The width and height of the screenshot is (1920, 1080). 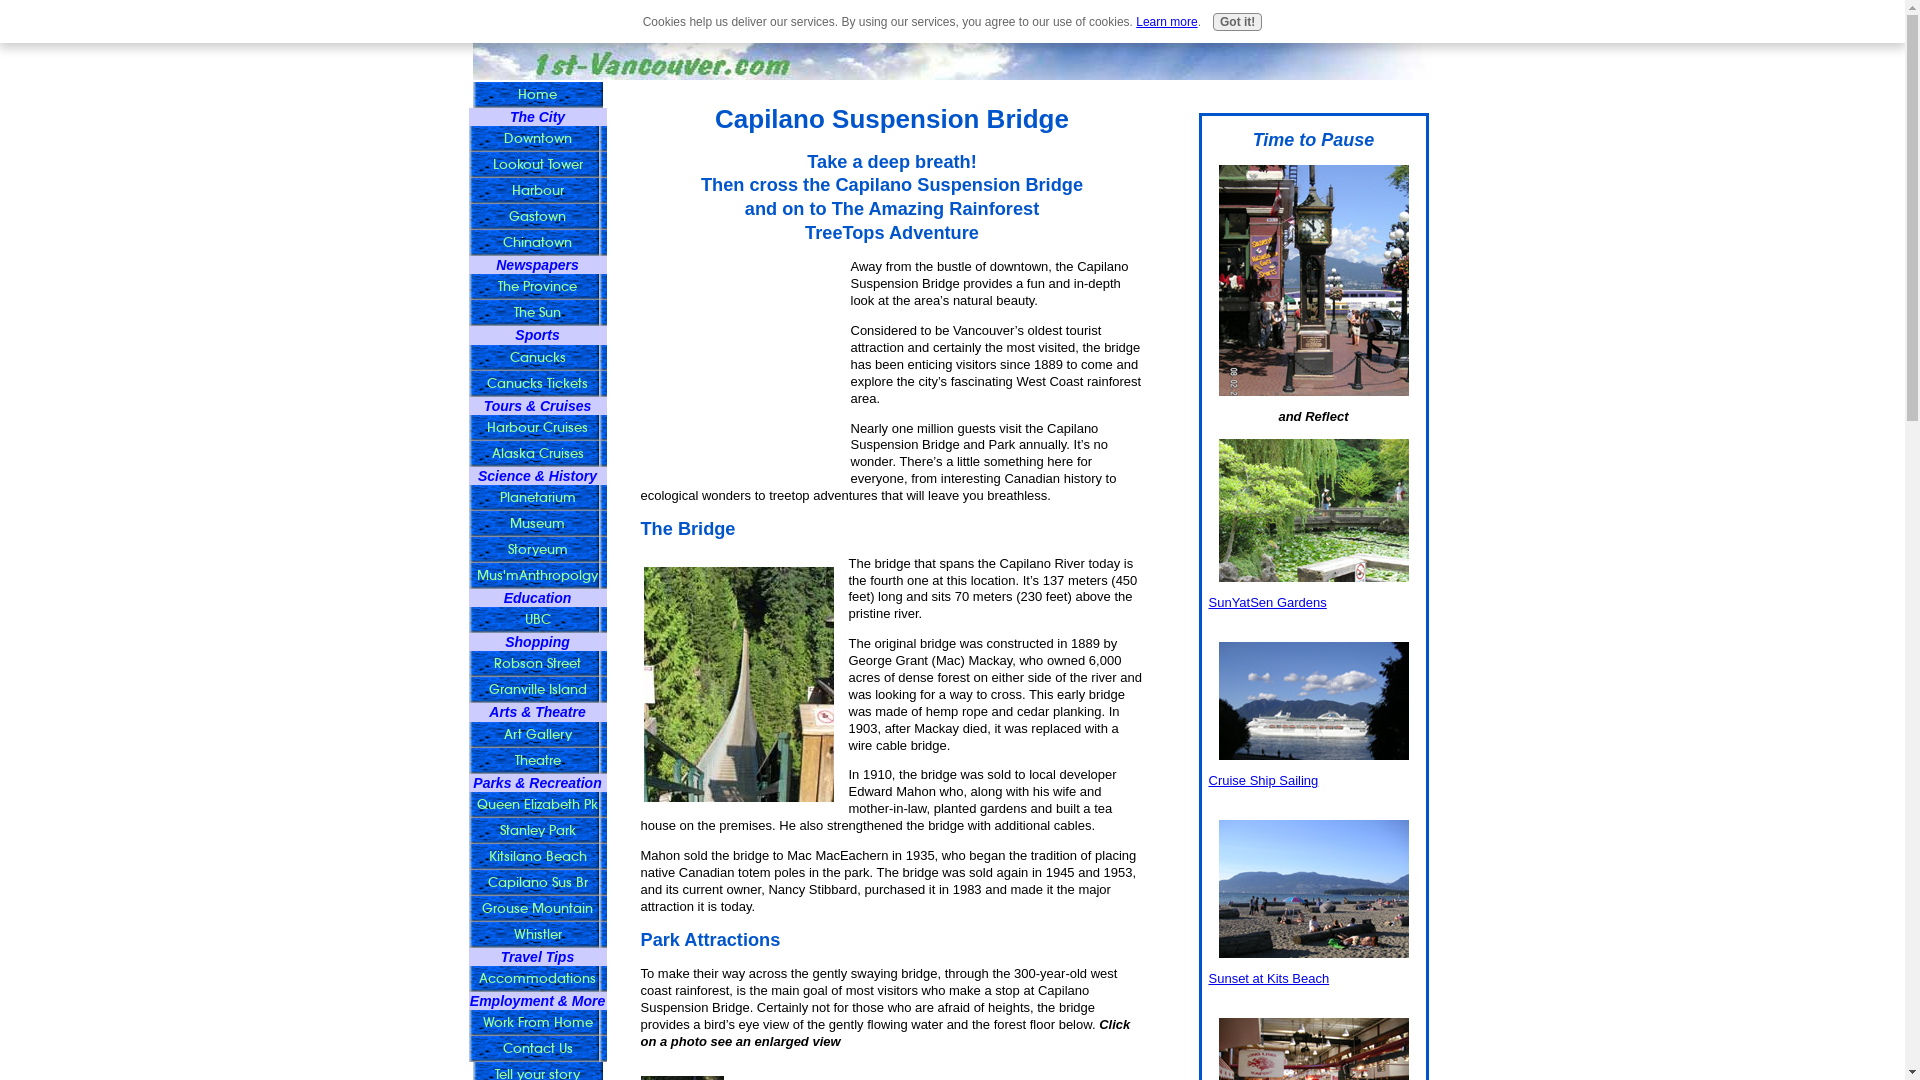 I want to click on 'SunYatSen Garden', so click(x=1313, y=509).